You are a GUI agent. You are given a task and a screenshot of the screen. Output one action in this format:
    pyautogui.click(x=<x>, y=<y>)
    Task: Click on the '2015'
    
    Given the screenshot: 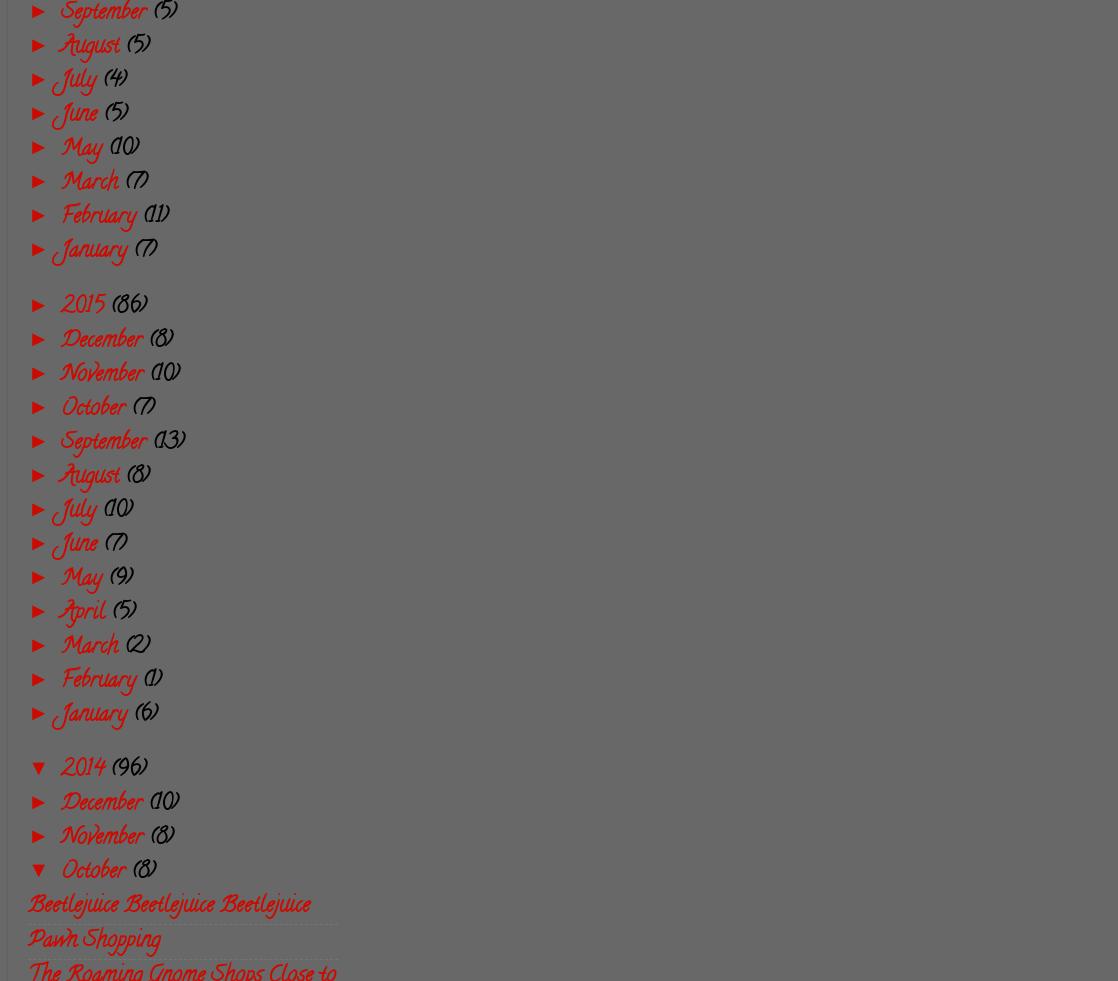 What is the action you would take?
    pyautogui.click(x=85, y=305)
    